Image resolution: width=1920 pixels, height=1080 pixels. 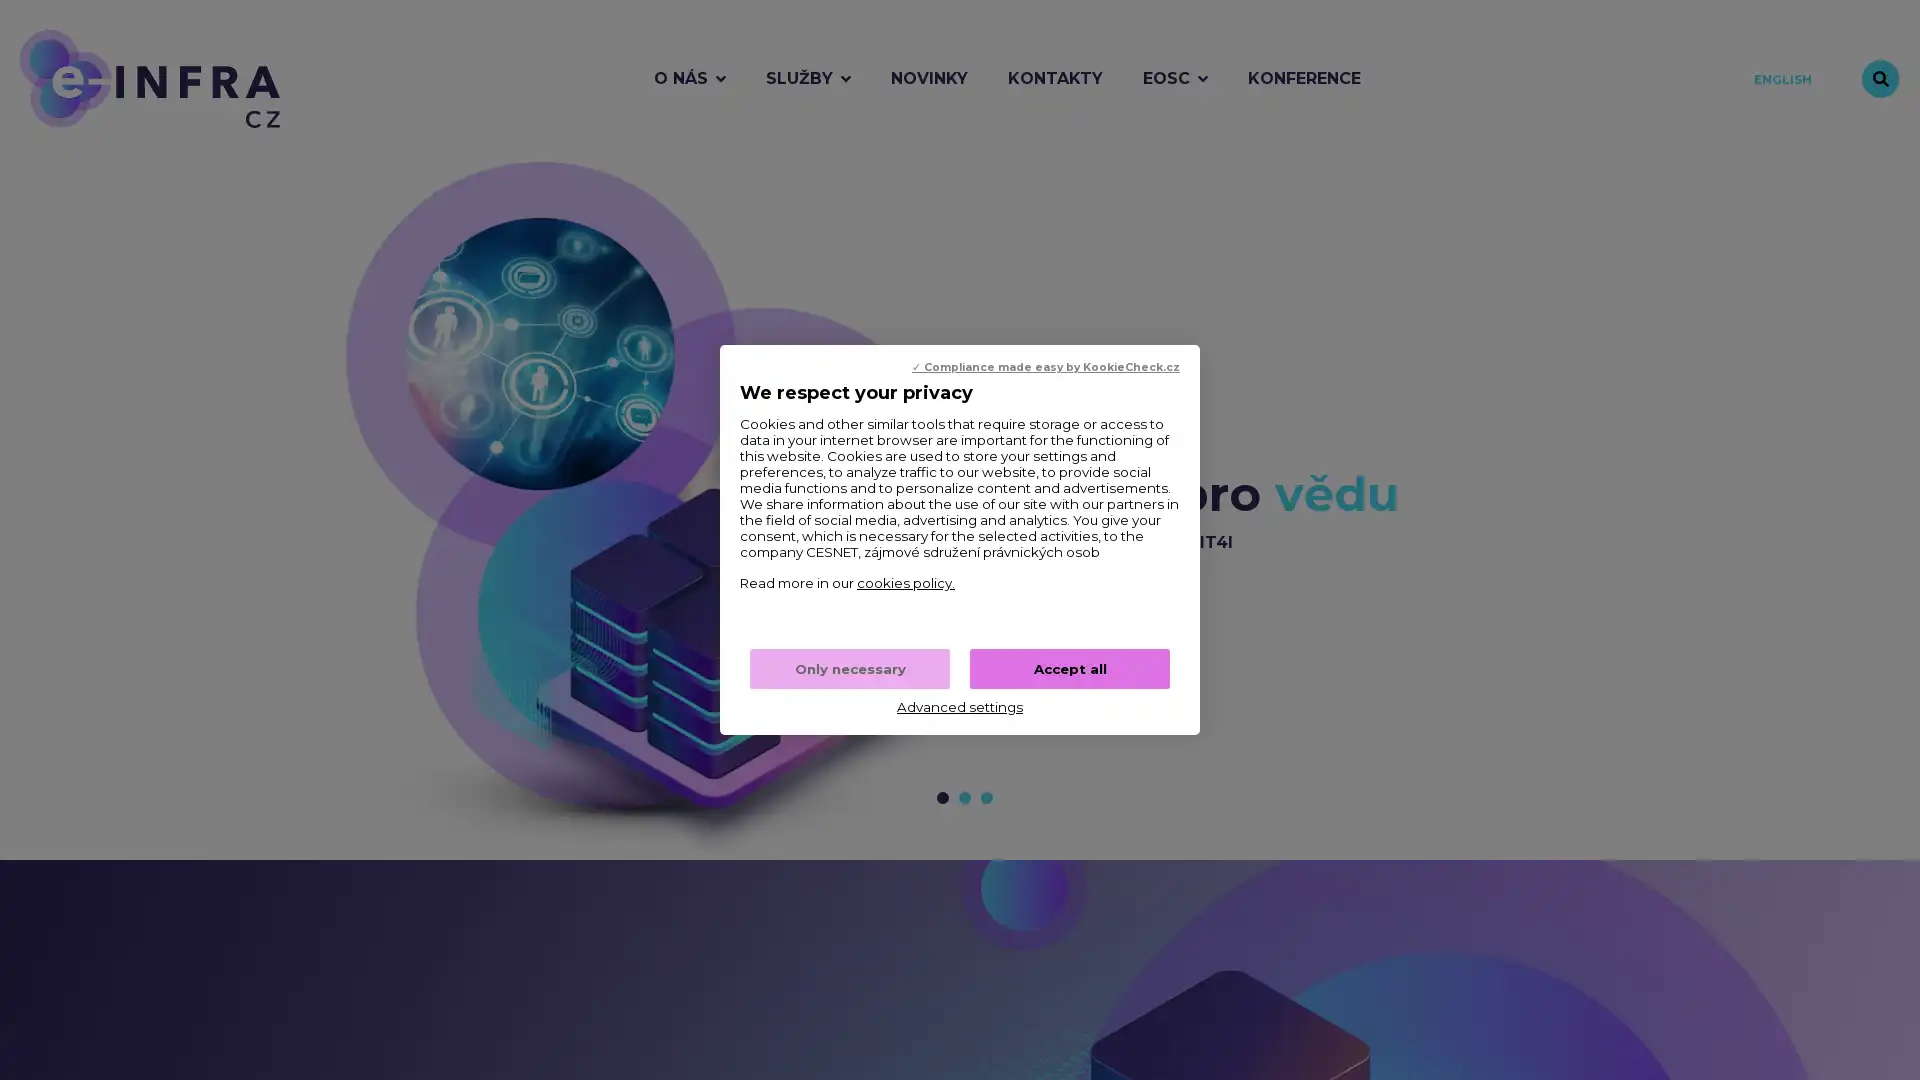 I want to click on Vyhledavani, so click(x=1880, y=77).